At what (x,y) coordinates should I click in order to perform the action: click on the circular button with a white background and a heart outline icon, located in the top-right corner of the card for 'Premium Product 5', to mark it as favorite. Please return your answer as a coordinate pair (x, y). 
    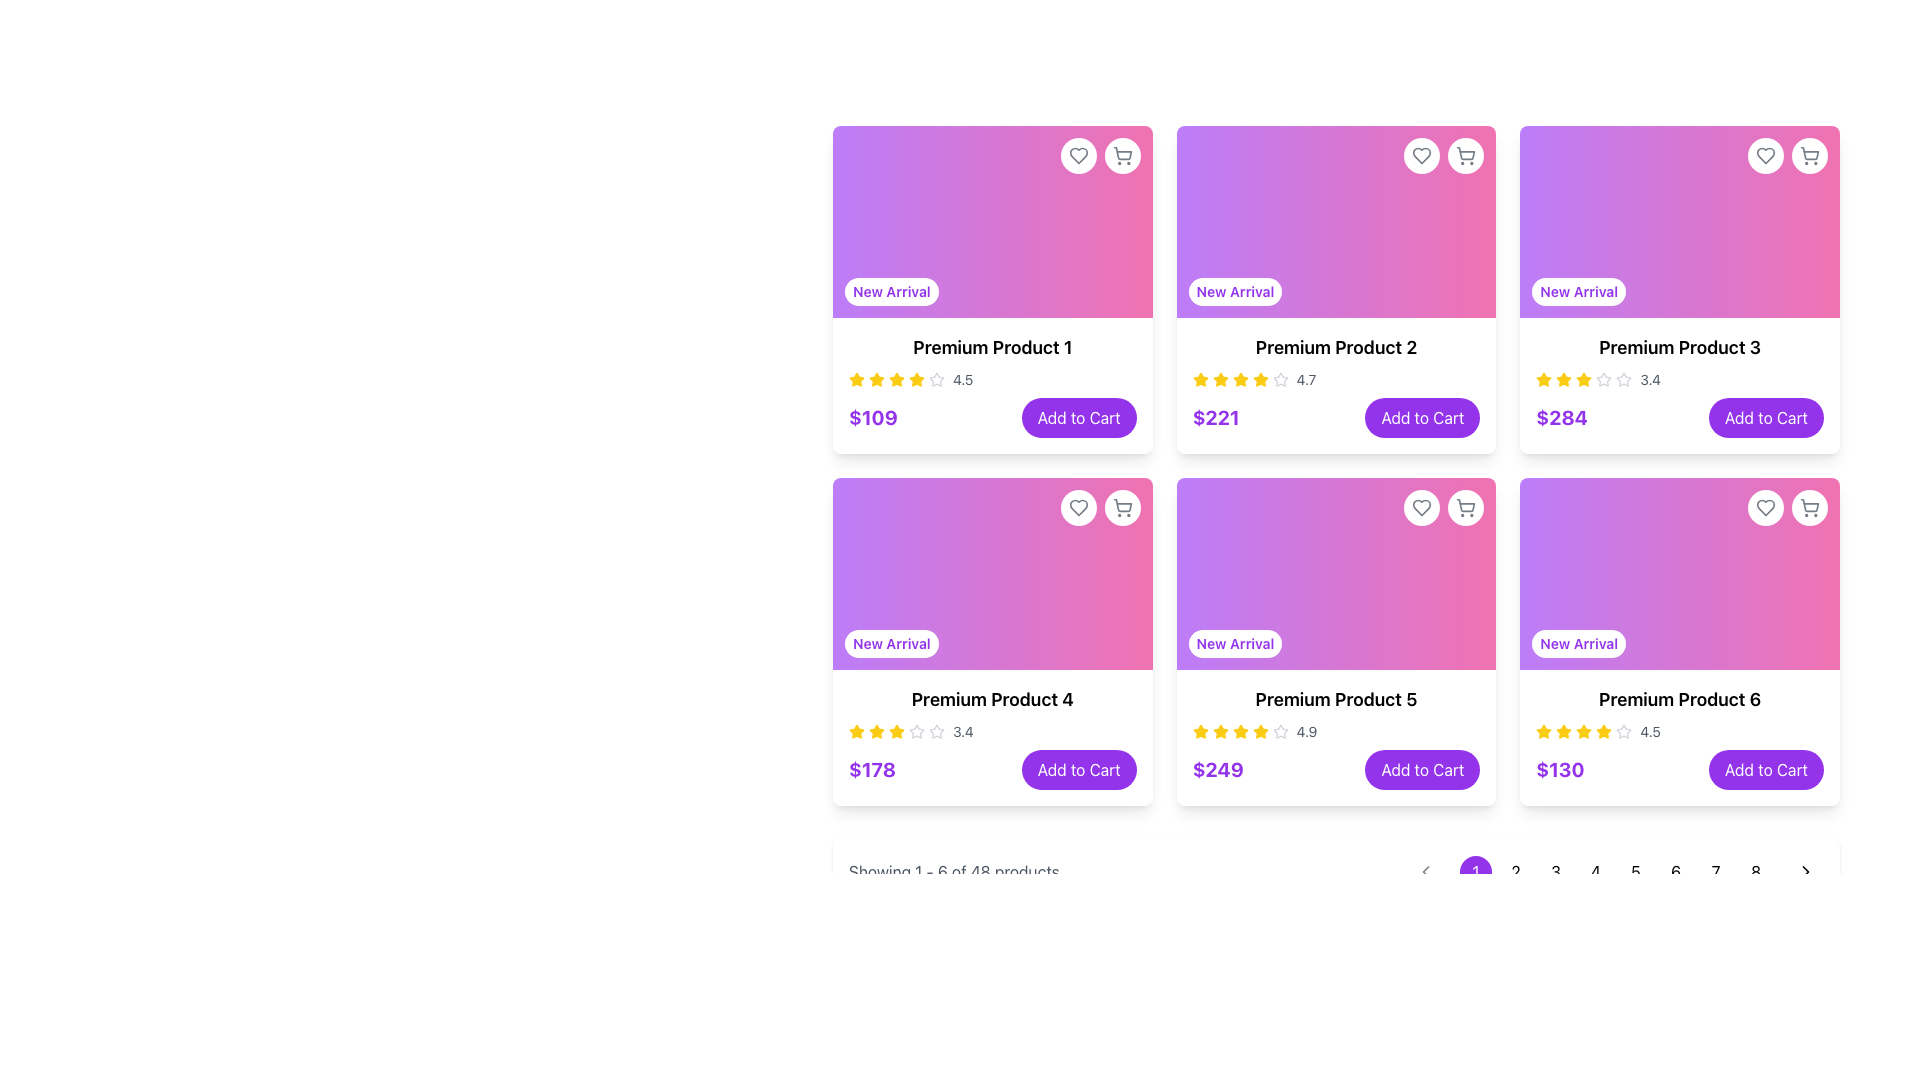
    Looking at the image, I should click on (1421, 507).